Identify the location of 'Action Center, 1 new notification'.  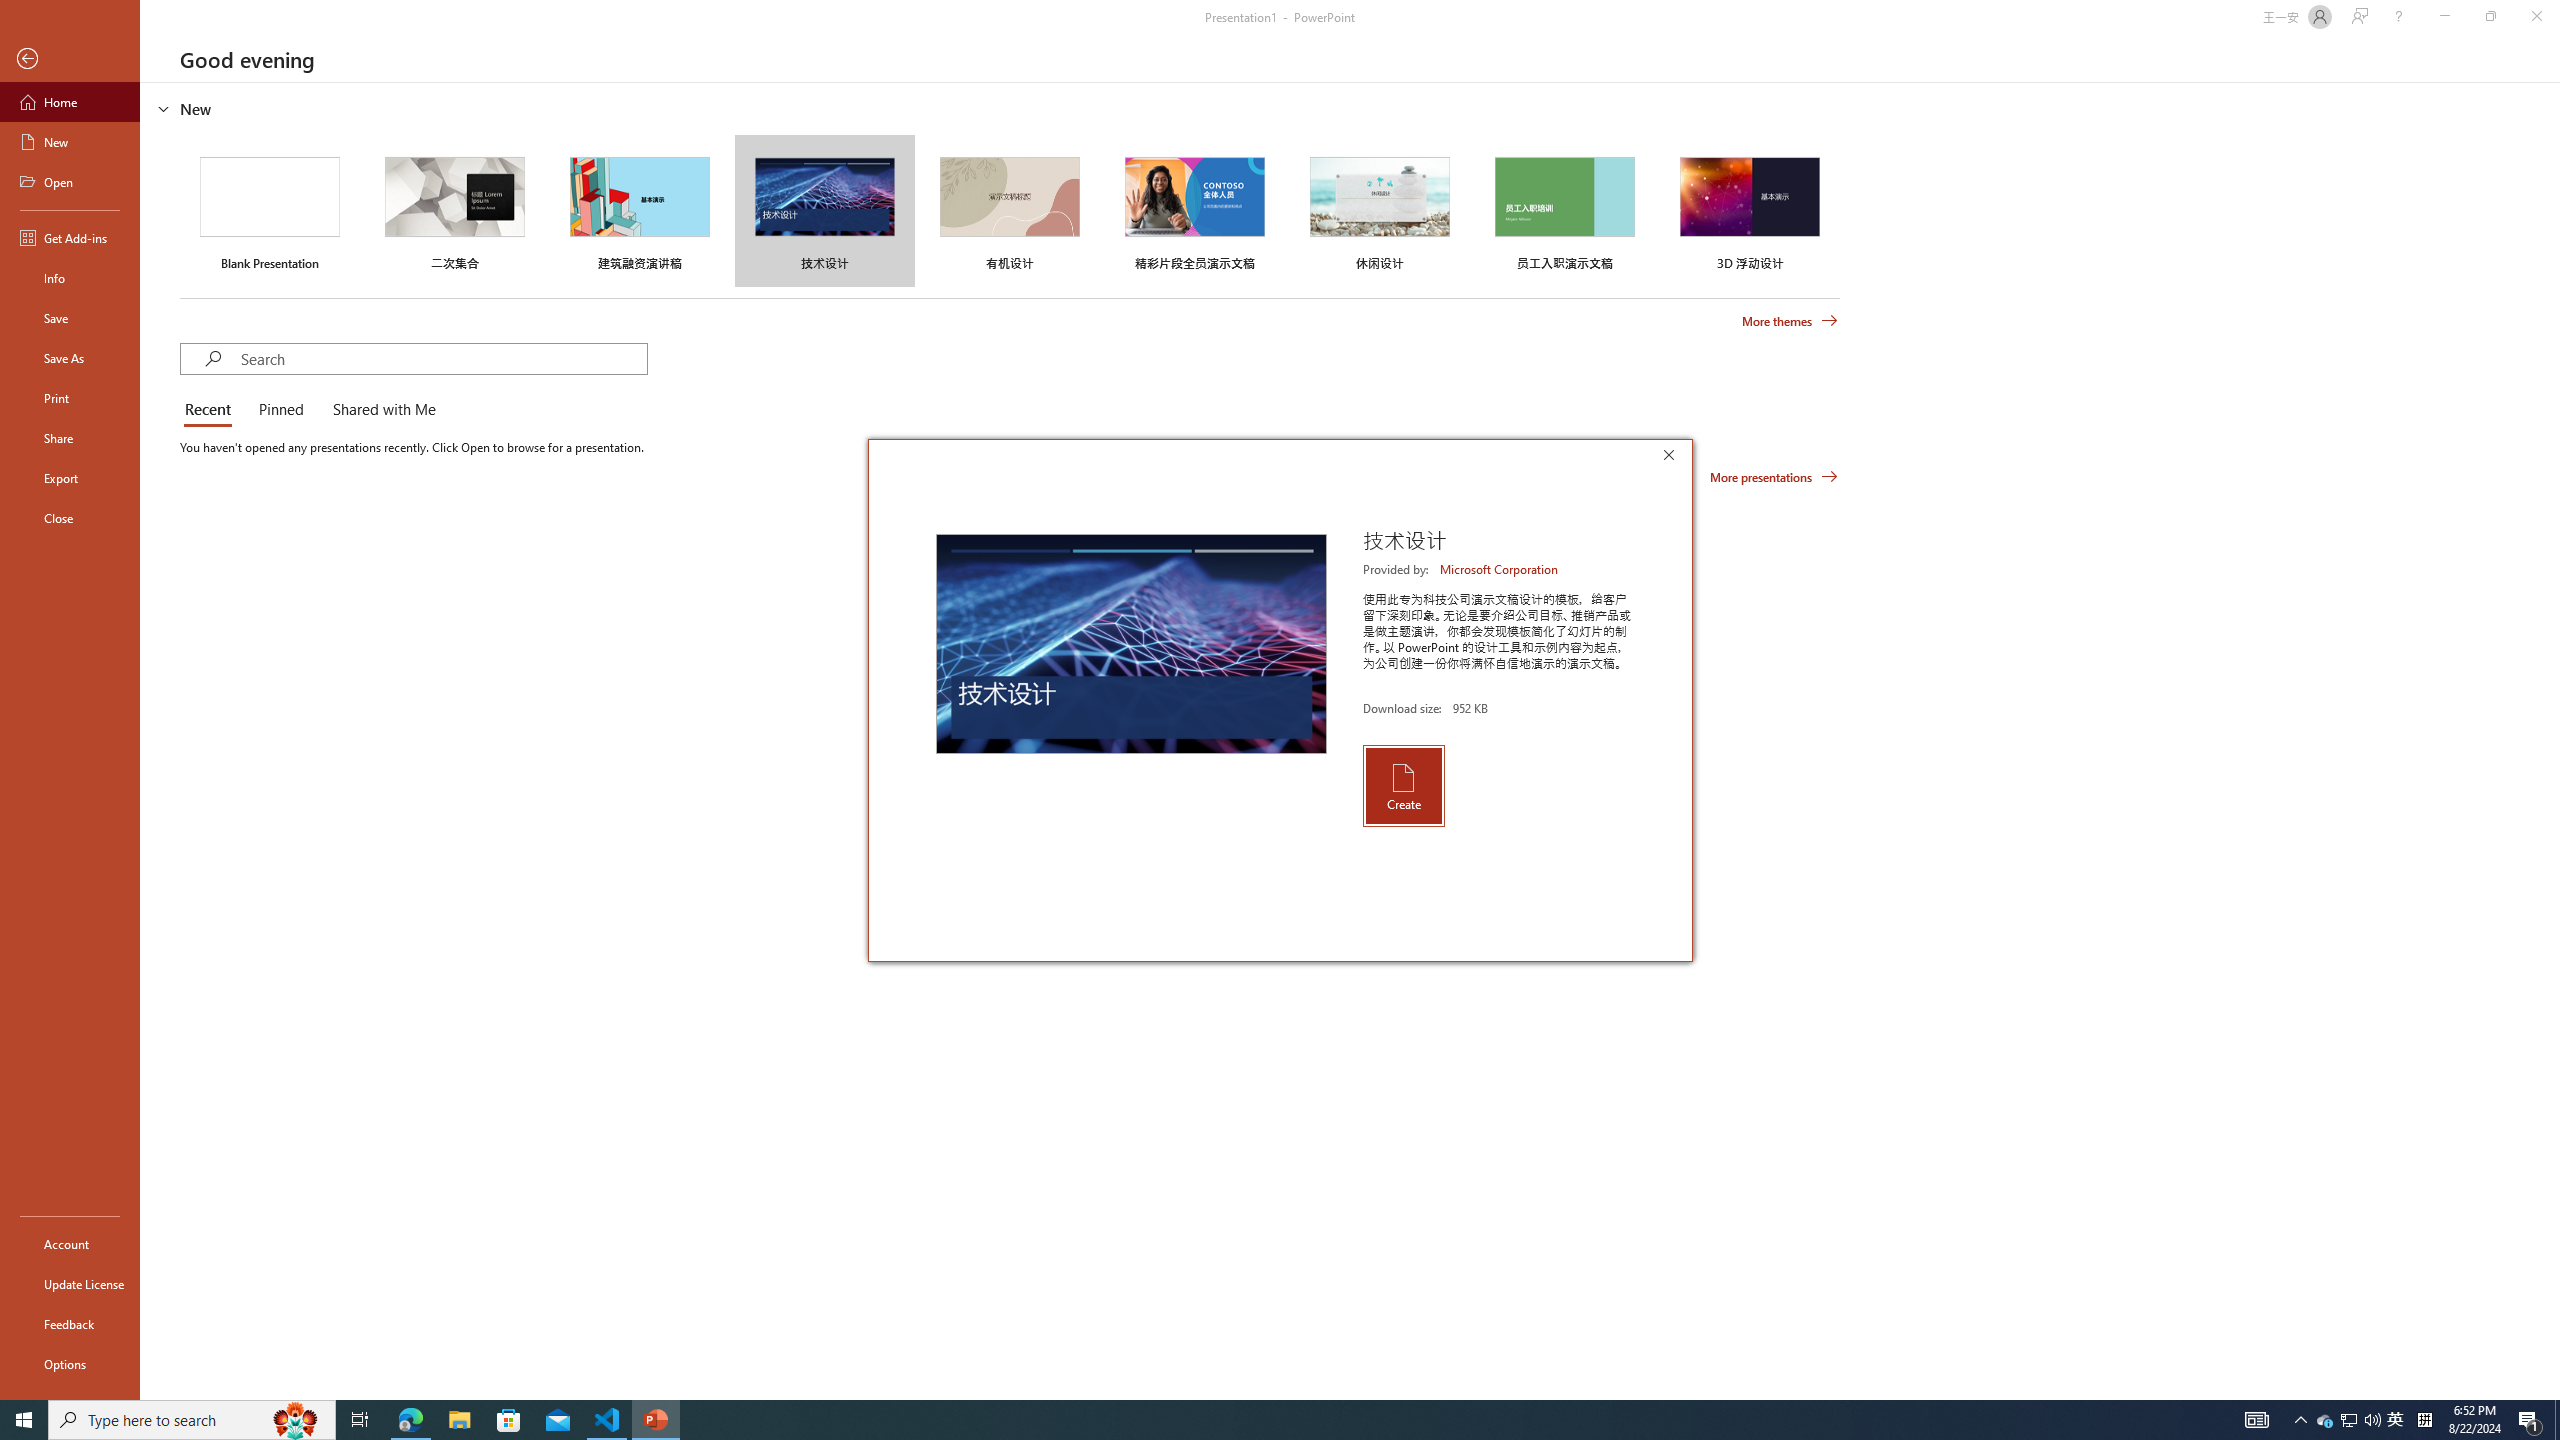
(2530, 1418).